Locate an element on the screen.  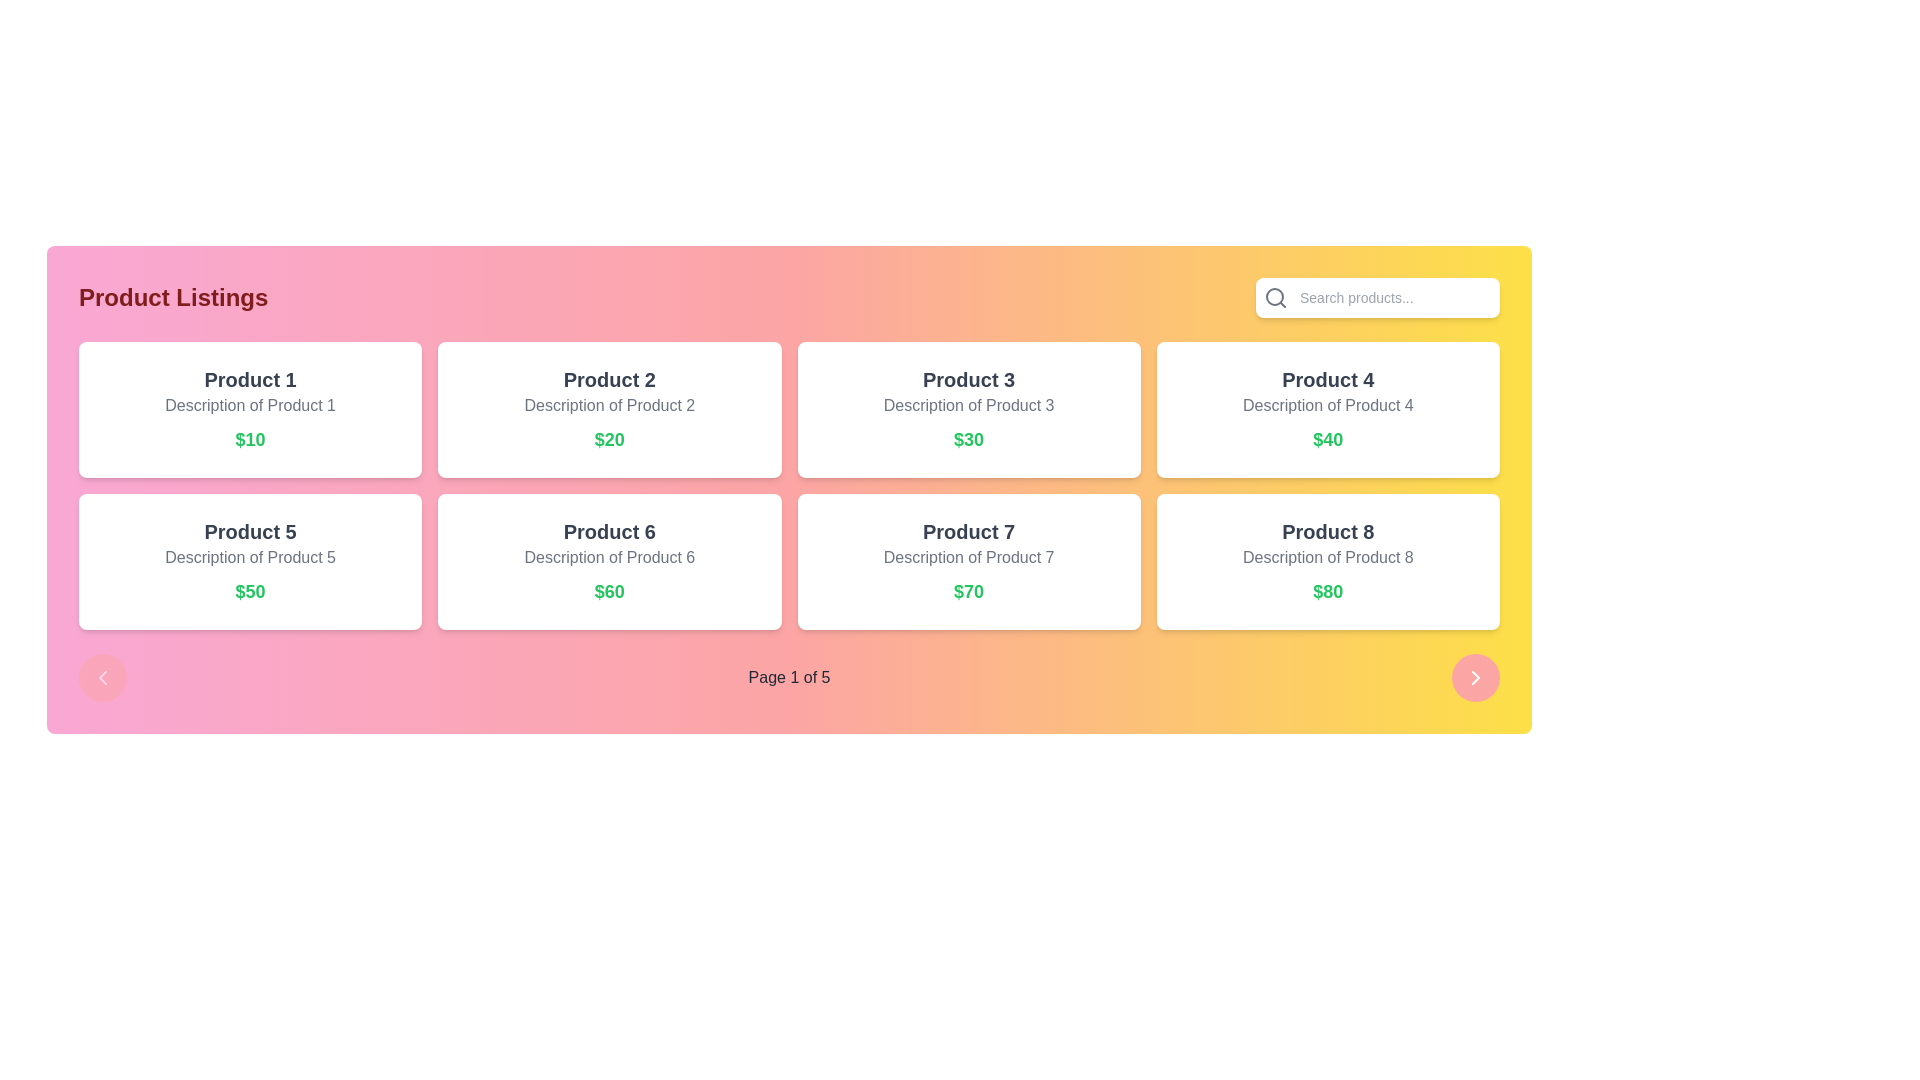
the Text label that identifies 'Product 5', located at the top of the product card, which is the first card on the second row of the grid layout is located at coordinates (249, 531).